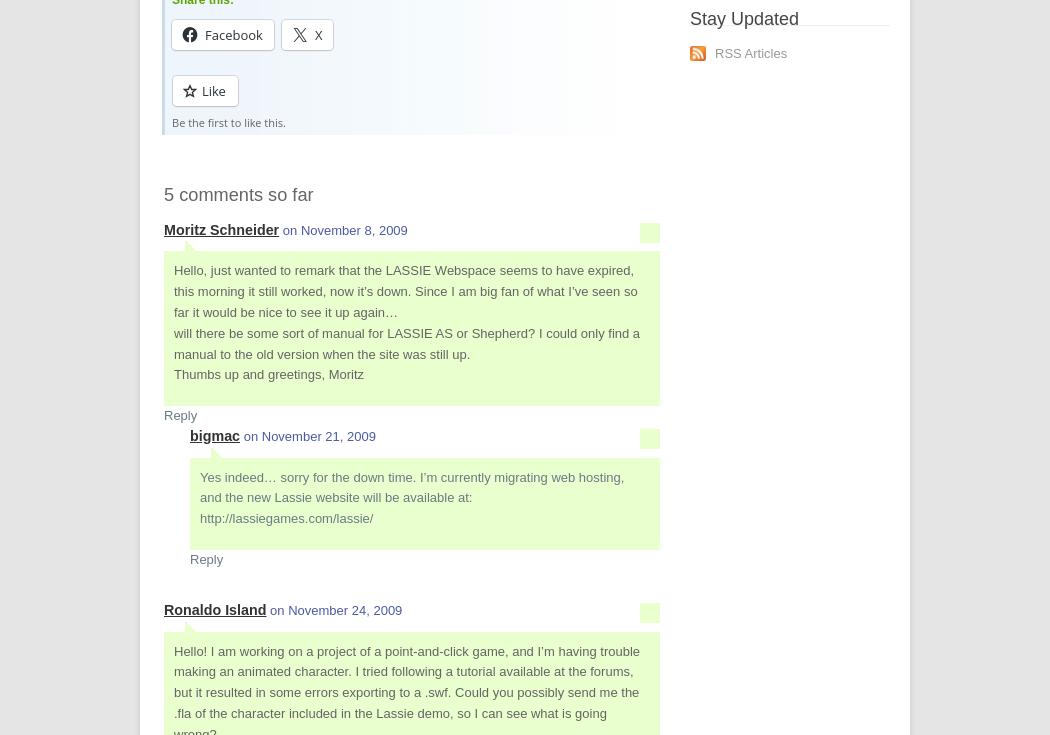  Describe the element at coordinates (352, 228) in the screenshot. I see `'November 8, 2009'` at that location.